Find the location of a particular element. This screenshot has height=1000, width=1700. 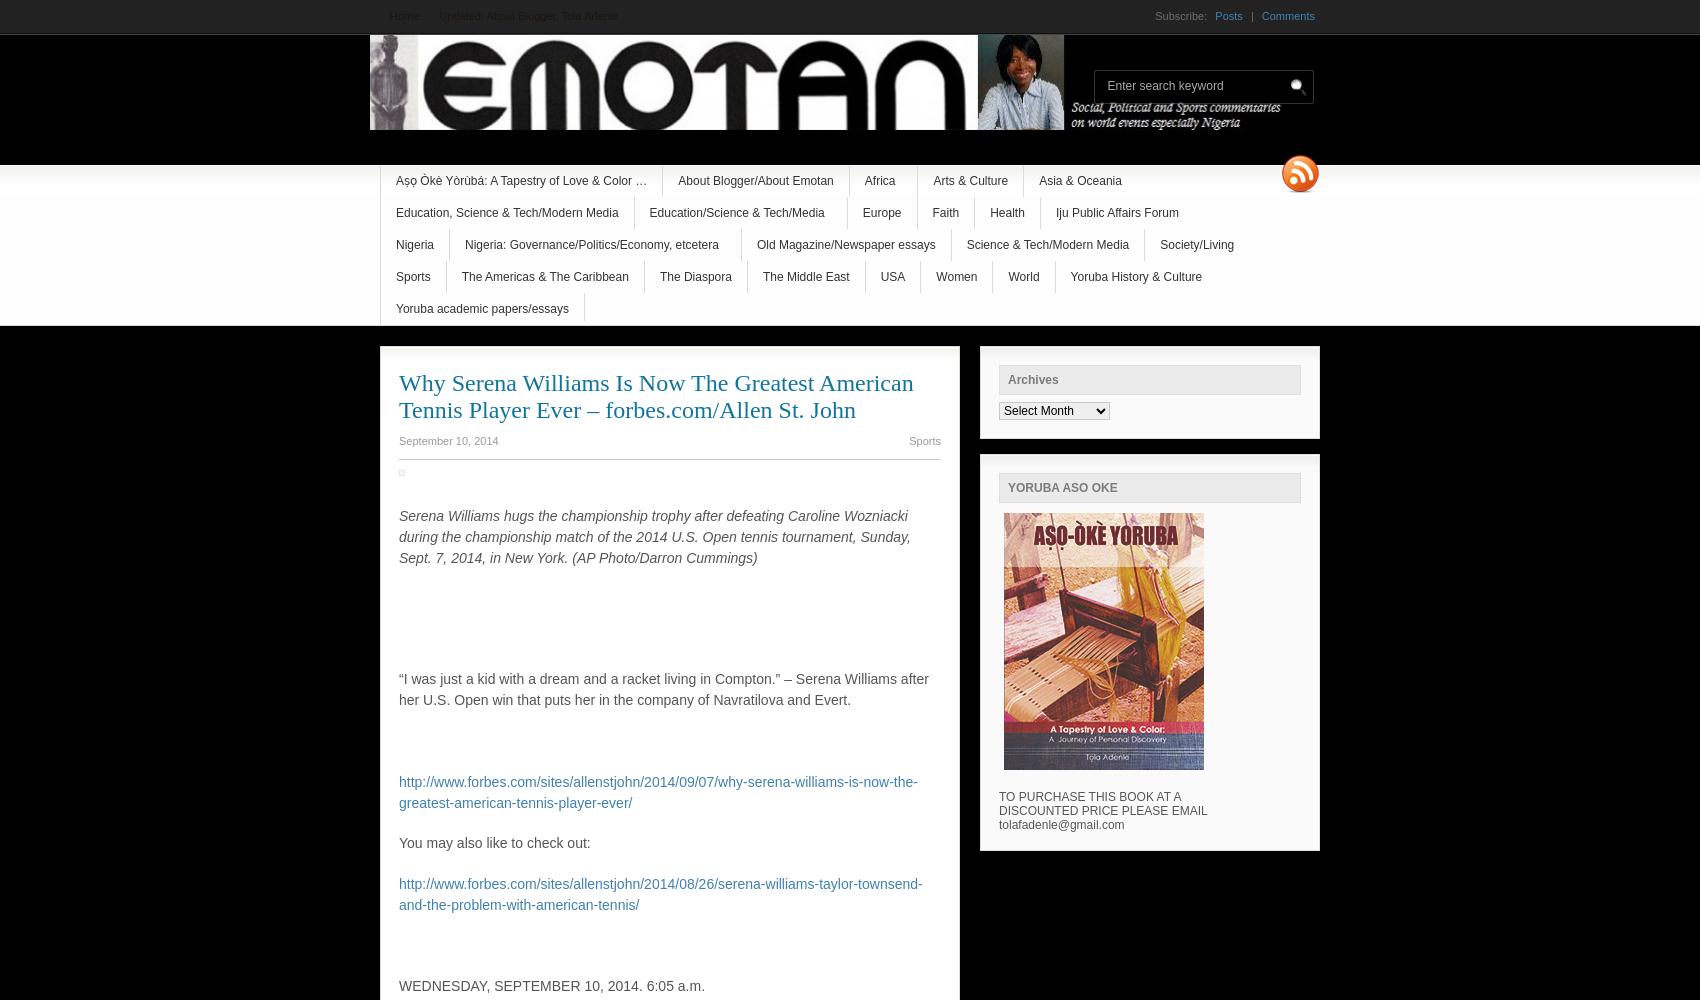

'Aṣọ Òkè Yòrùbá: A Tapestry of Love & Color …' is located at coordinates (521, 181).